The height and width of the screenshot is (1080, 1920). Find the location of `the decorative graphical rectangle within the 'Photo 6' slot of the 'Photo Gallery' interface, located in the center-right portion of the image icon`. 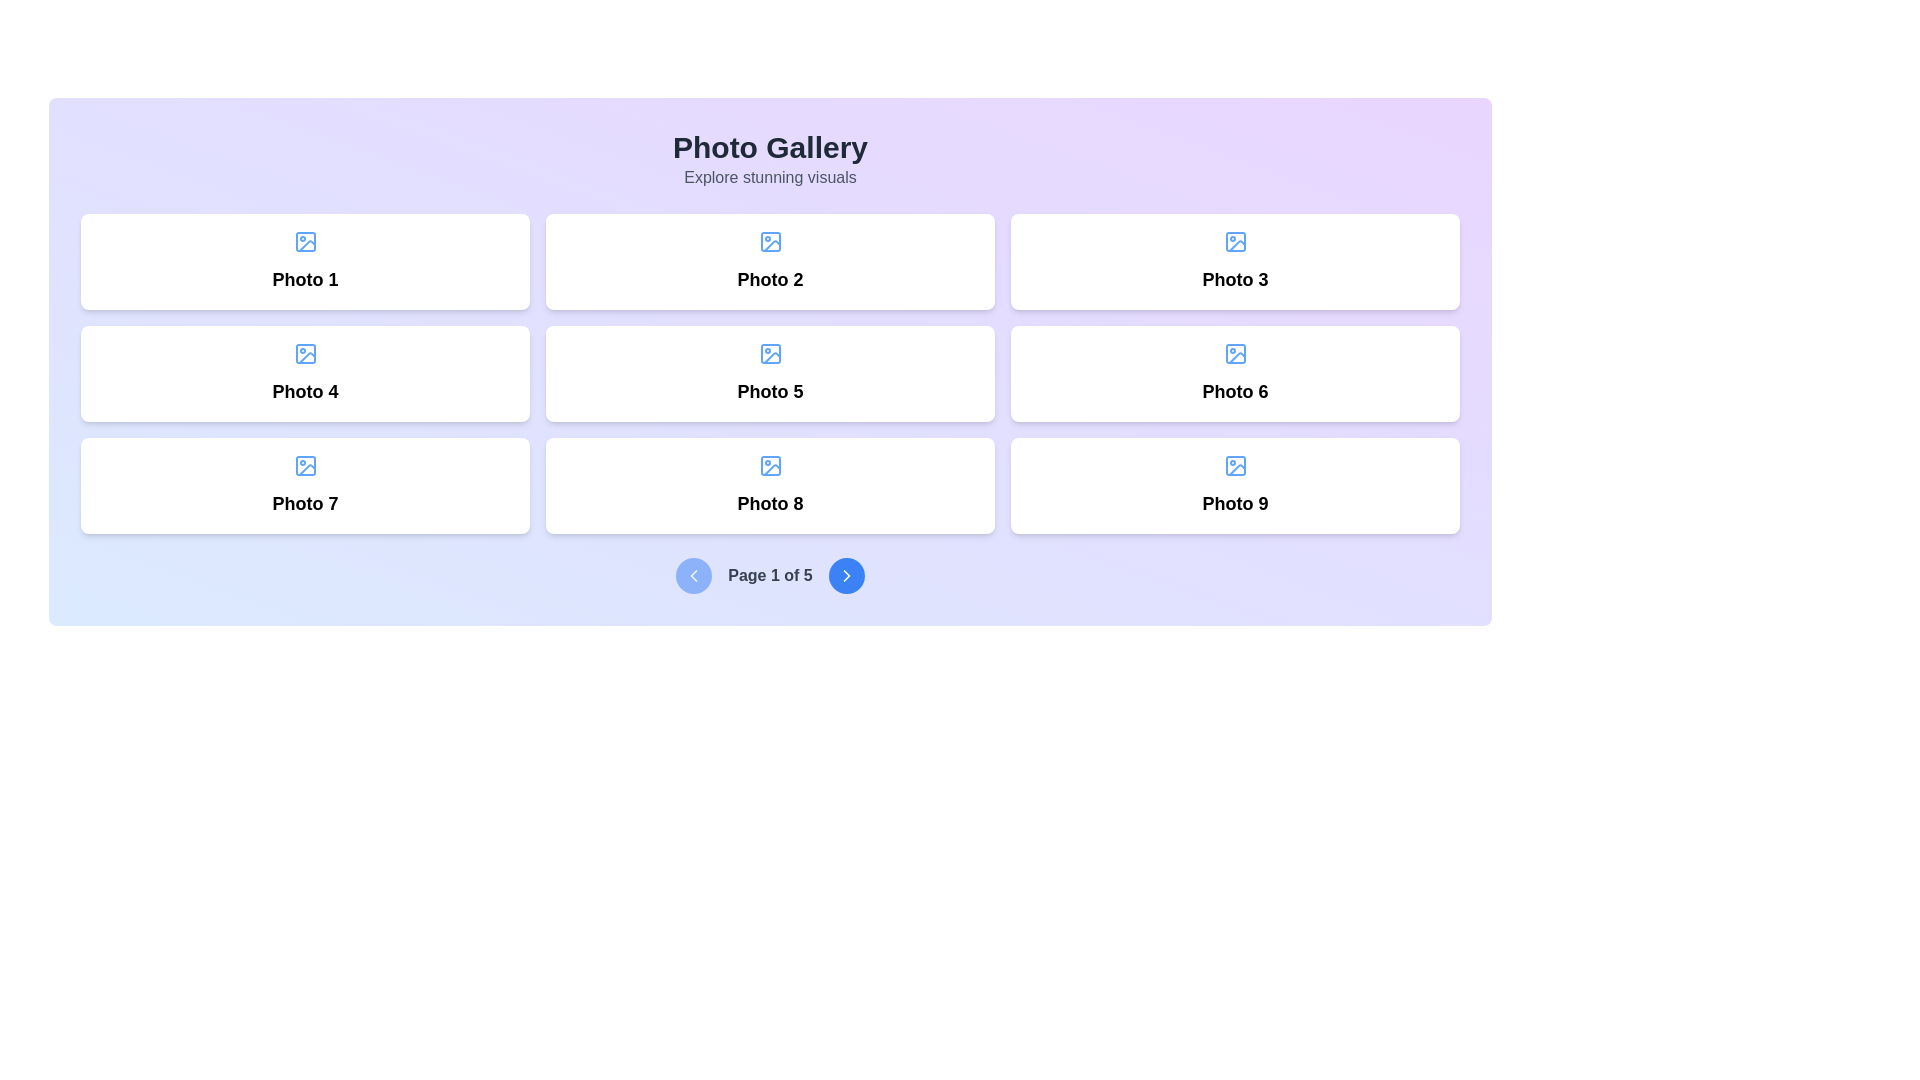

the decorative graphical rectangle within the 'Photo 6' slot of the 'Photo Gallery' interface, located in the center-right portion of the image icon is located at coordinates (1234, 353).